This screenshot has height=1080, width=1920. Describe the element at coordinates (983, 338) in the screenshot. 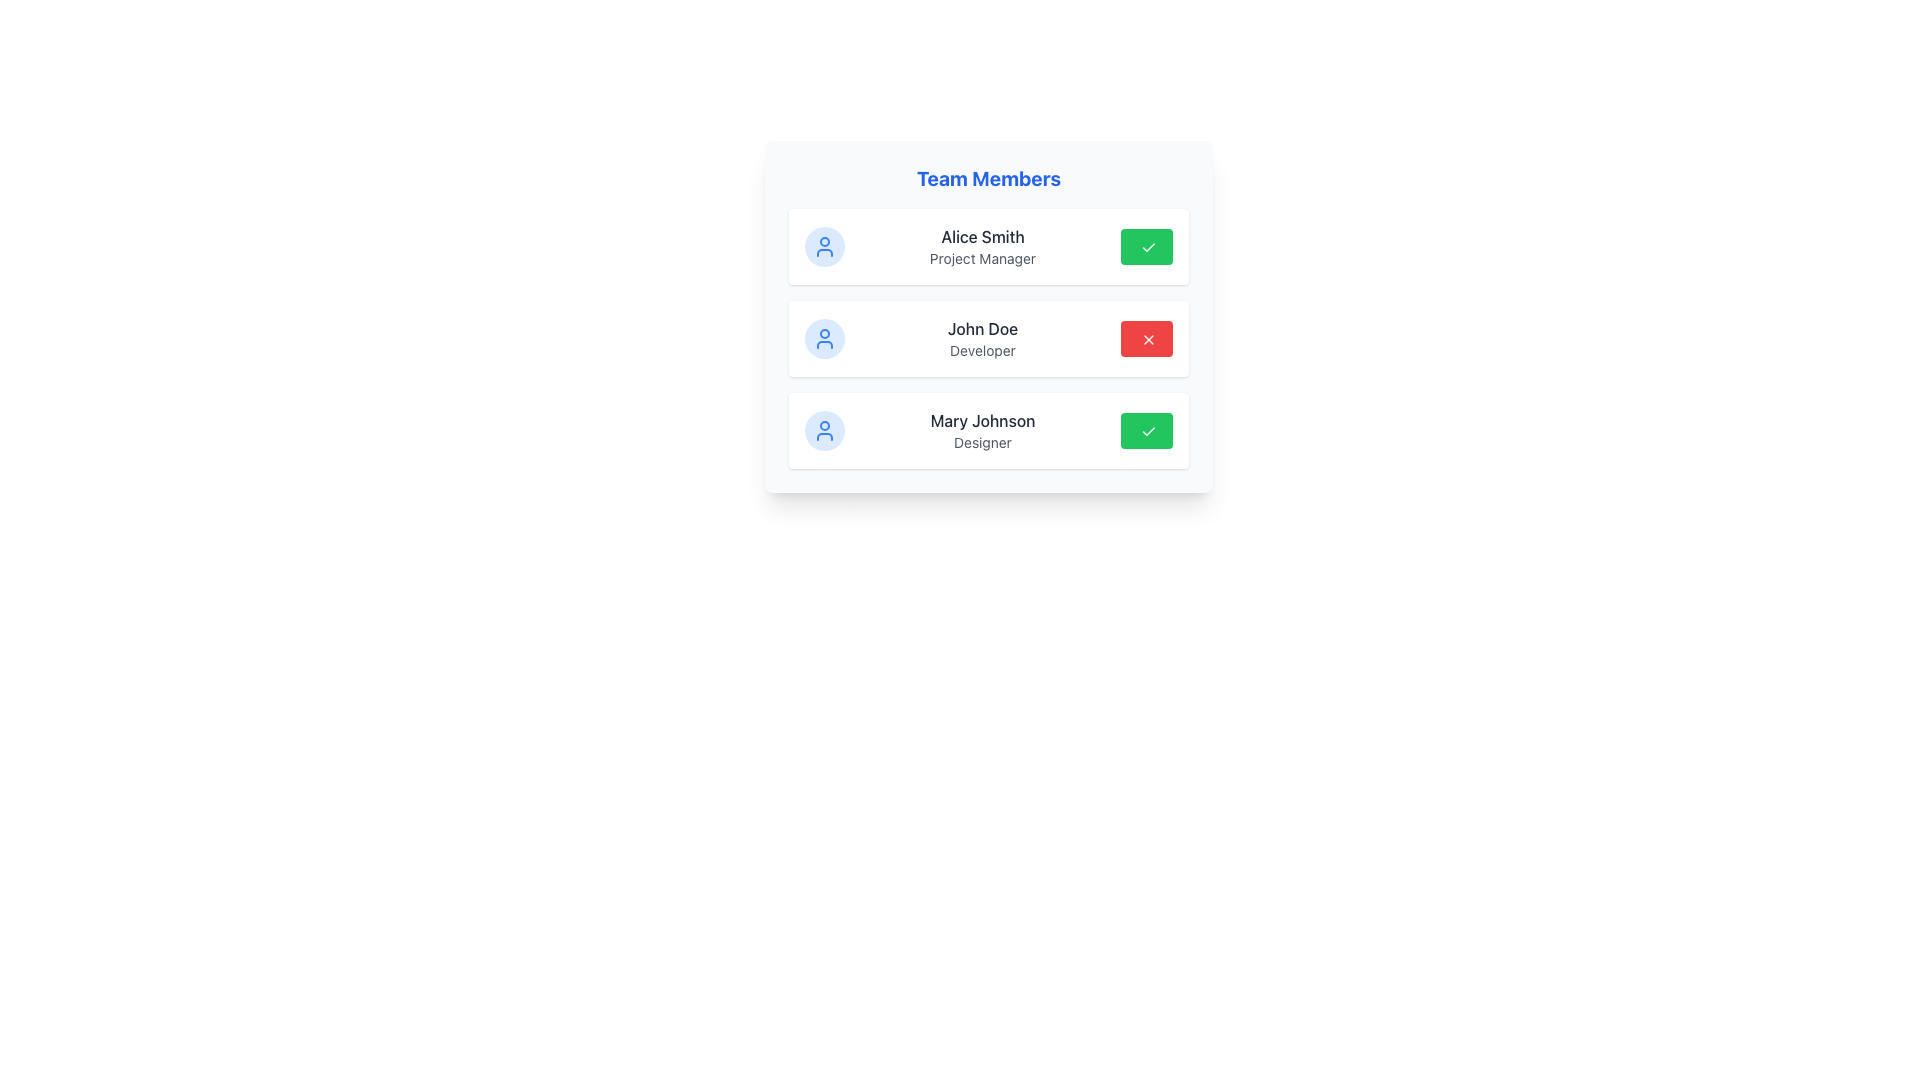

I see `the text block displaying the name and occupation of the second team member in the vertical list` at that location.